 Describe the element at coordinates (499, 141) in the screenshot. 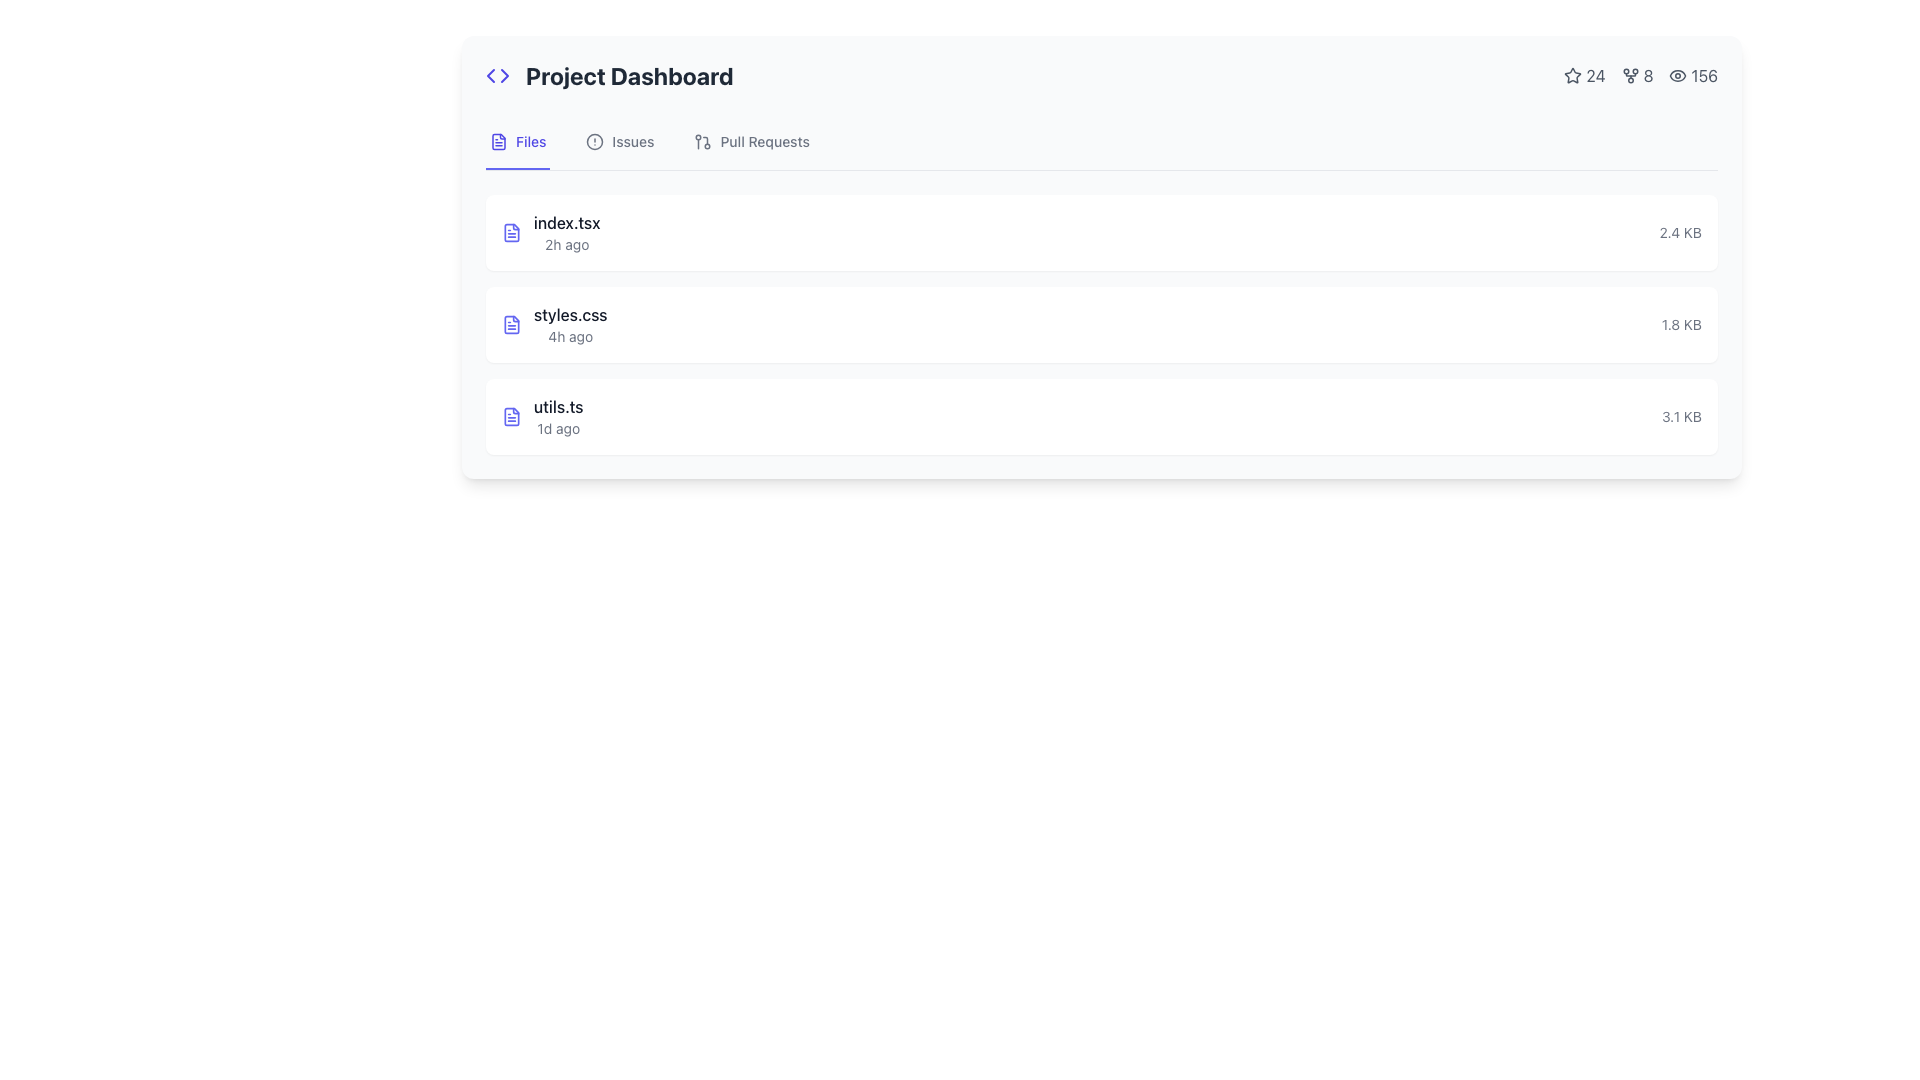

I see `document icon with a blue stroke located to the left of the 'Files' label in the navigation tab of the dashboard for styling` at that location.